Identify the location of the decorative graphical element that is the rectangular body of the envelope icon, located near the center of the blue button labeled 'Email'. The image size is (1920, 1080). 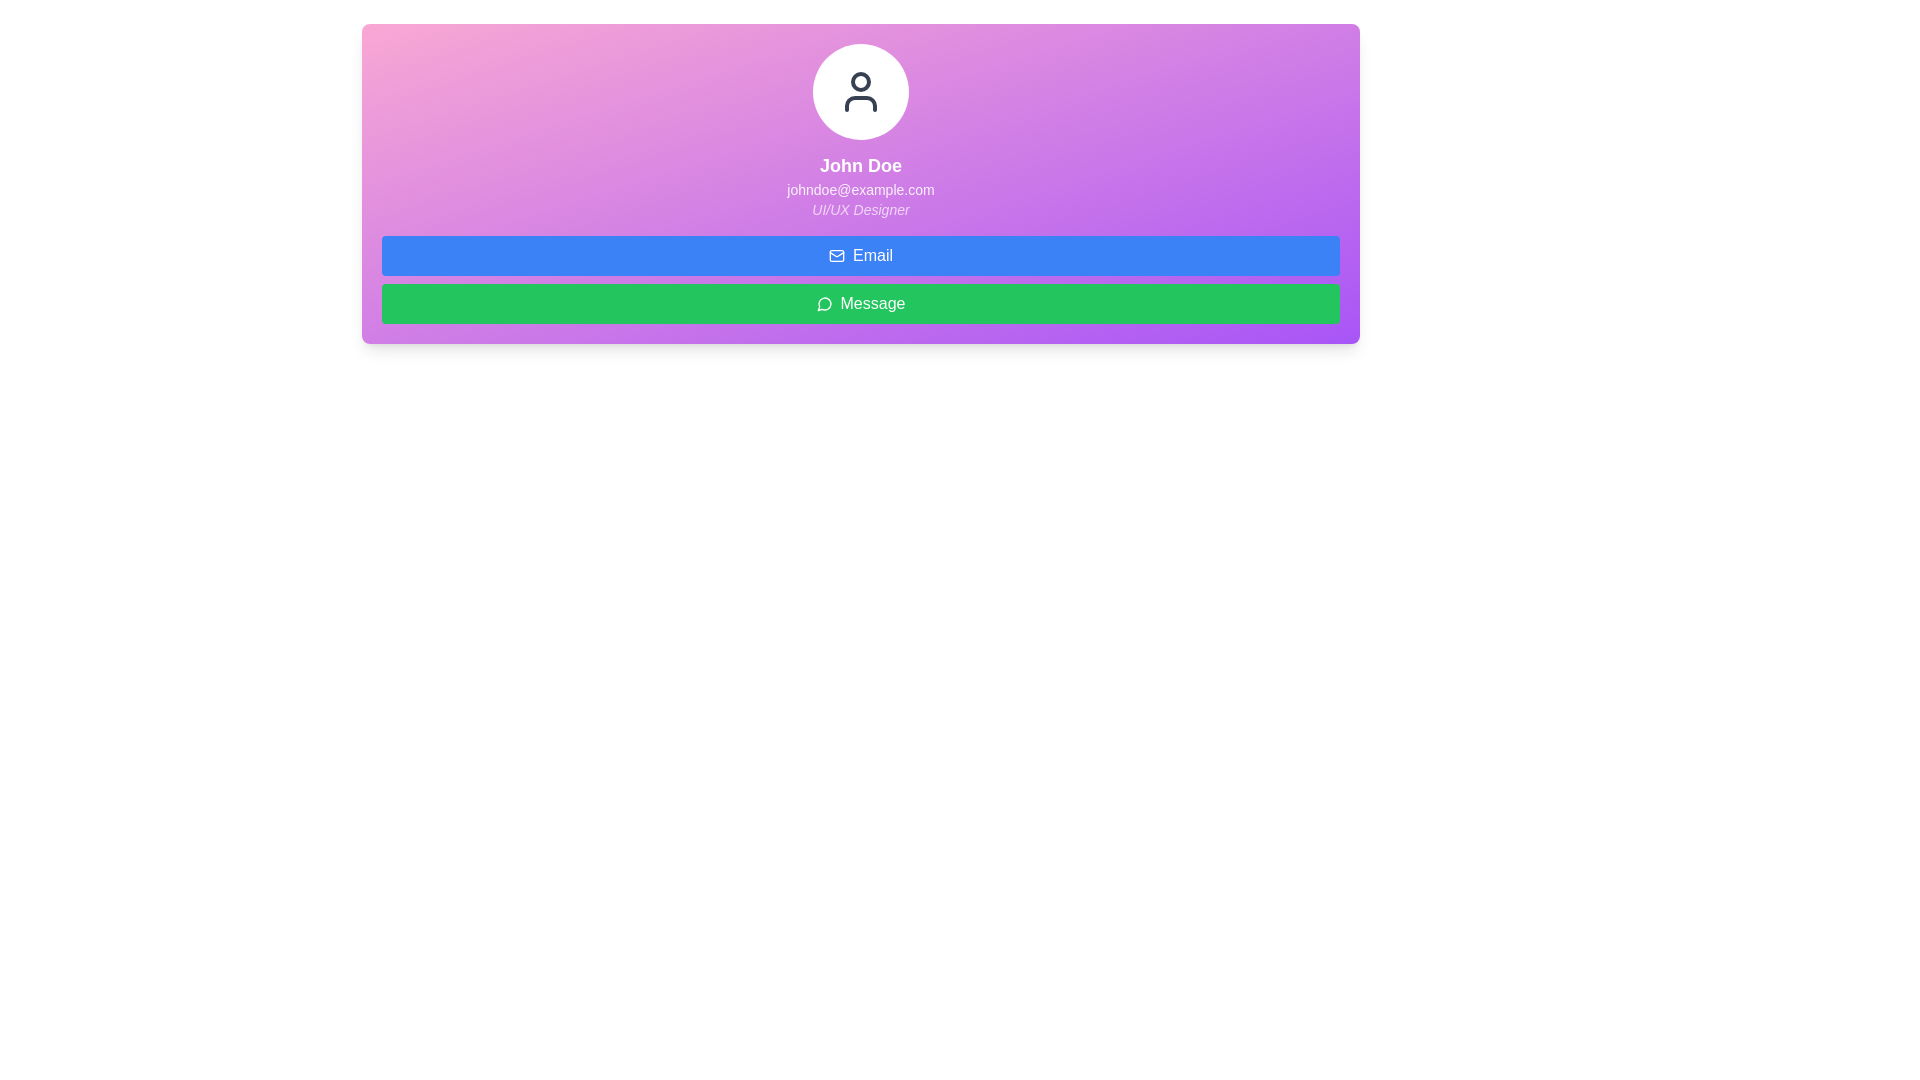
(836, 254).